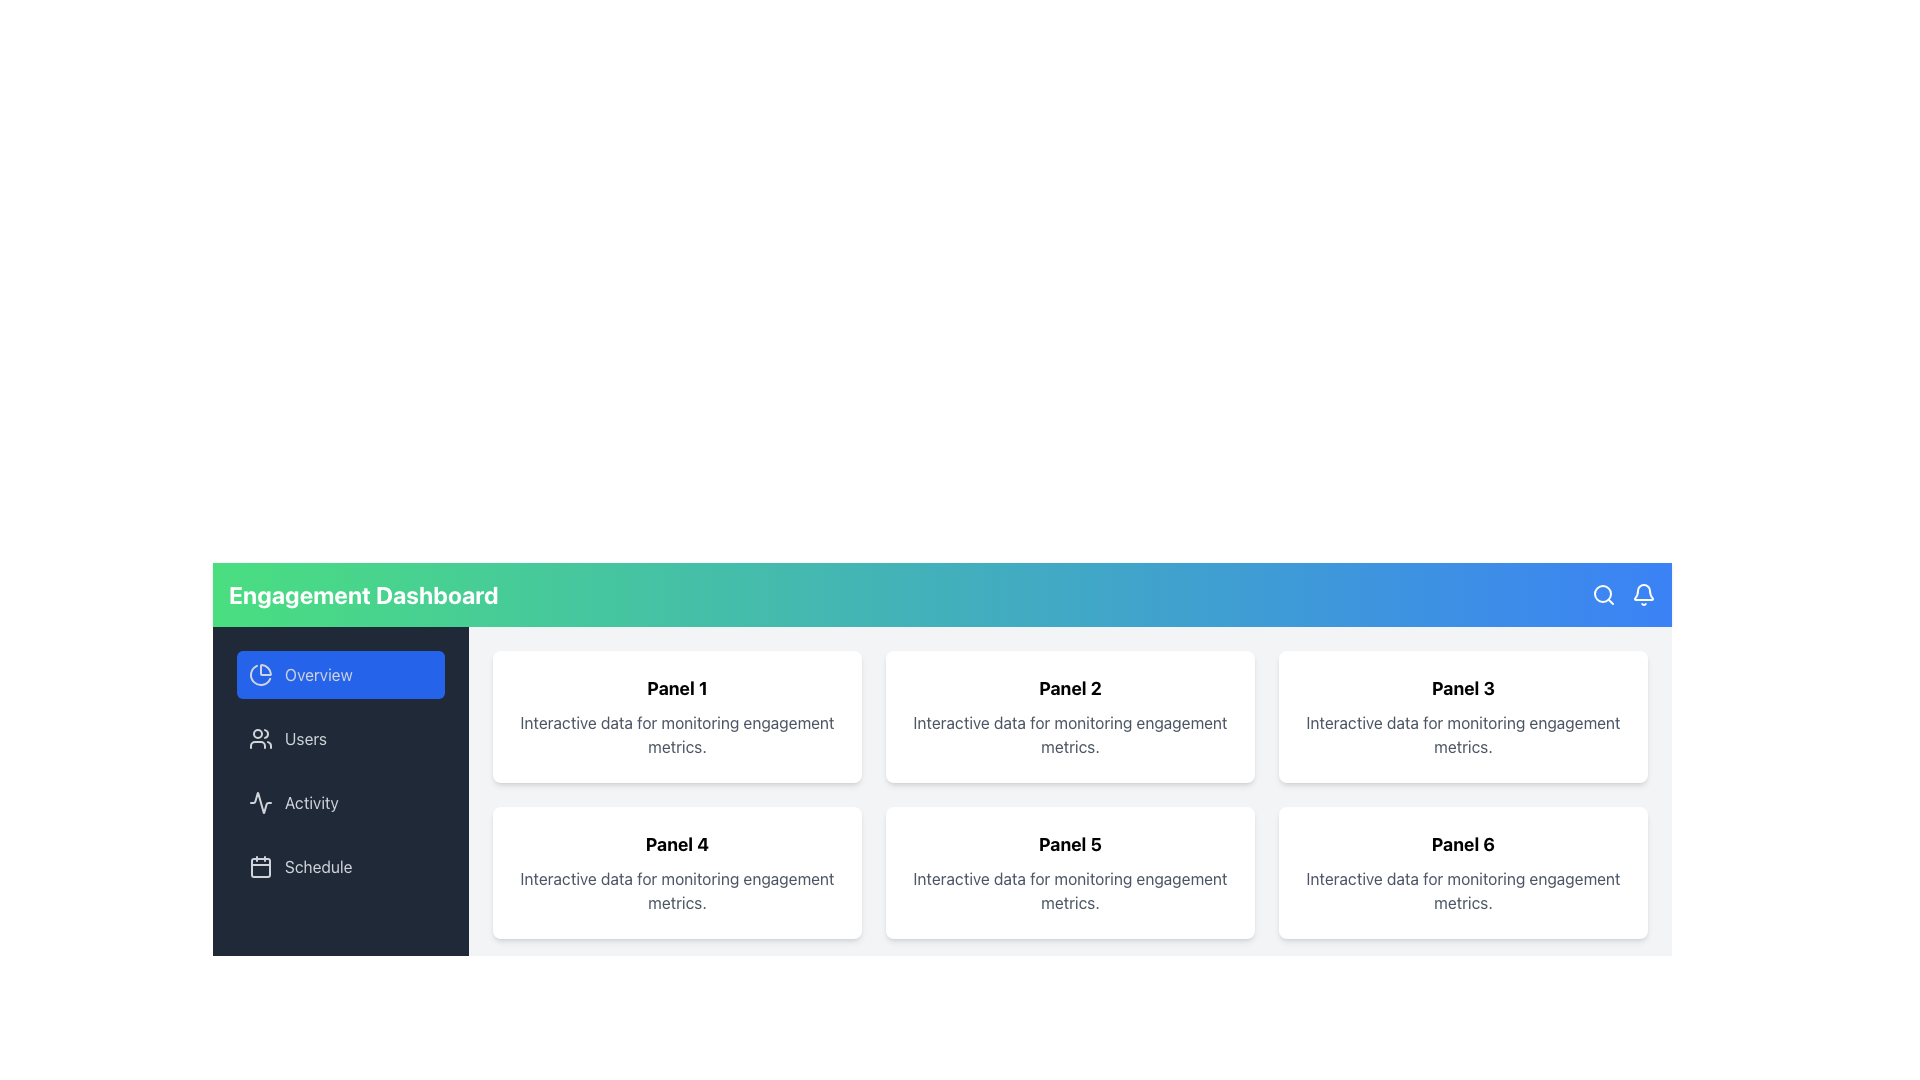 The image size is (1920, 1080). Describe the element at coordinates (1069, 890) in the screenshot. I see `descriptive text displayed in the Text Display element located within 'Panel 5', positioned in the bottom row, second from the left` at that location.